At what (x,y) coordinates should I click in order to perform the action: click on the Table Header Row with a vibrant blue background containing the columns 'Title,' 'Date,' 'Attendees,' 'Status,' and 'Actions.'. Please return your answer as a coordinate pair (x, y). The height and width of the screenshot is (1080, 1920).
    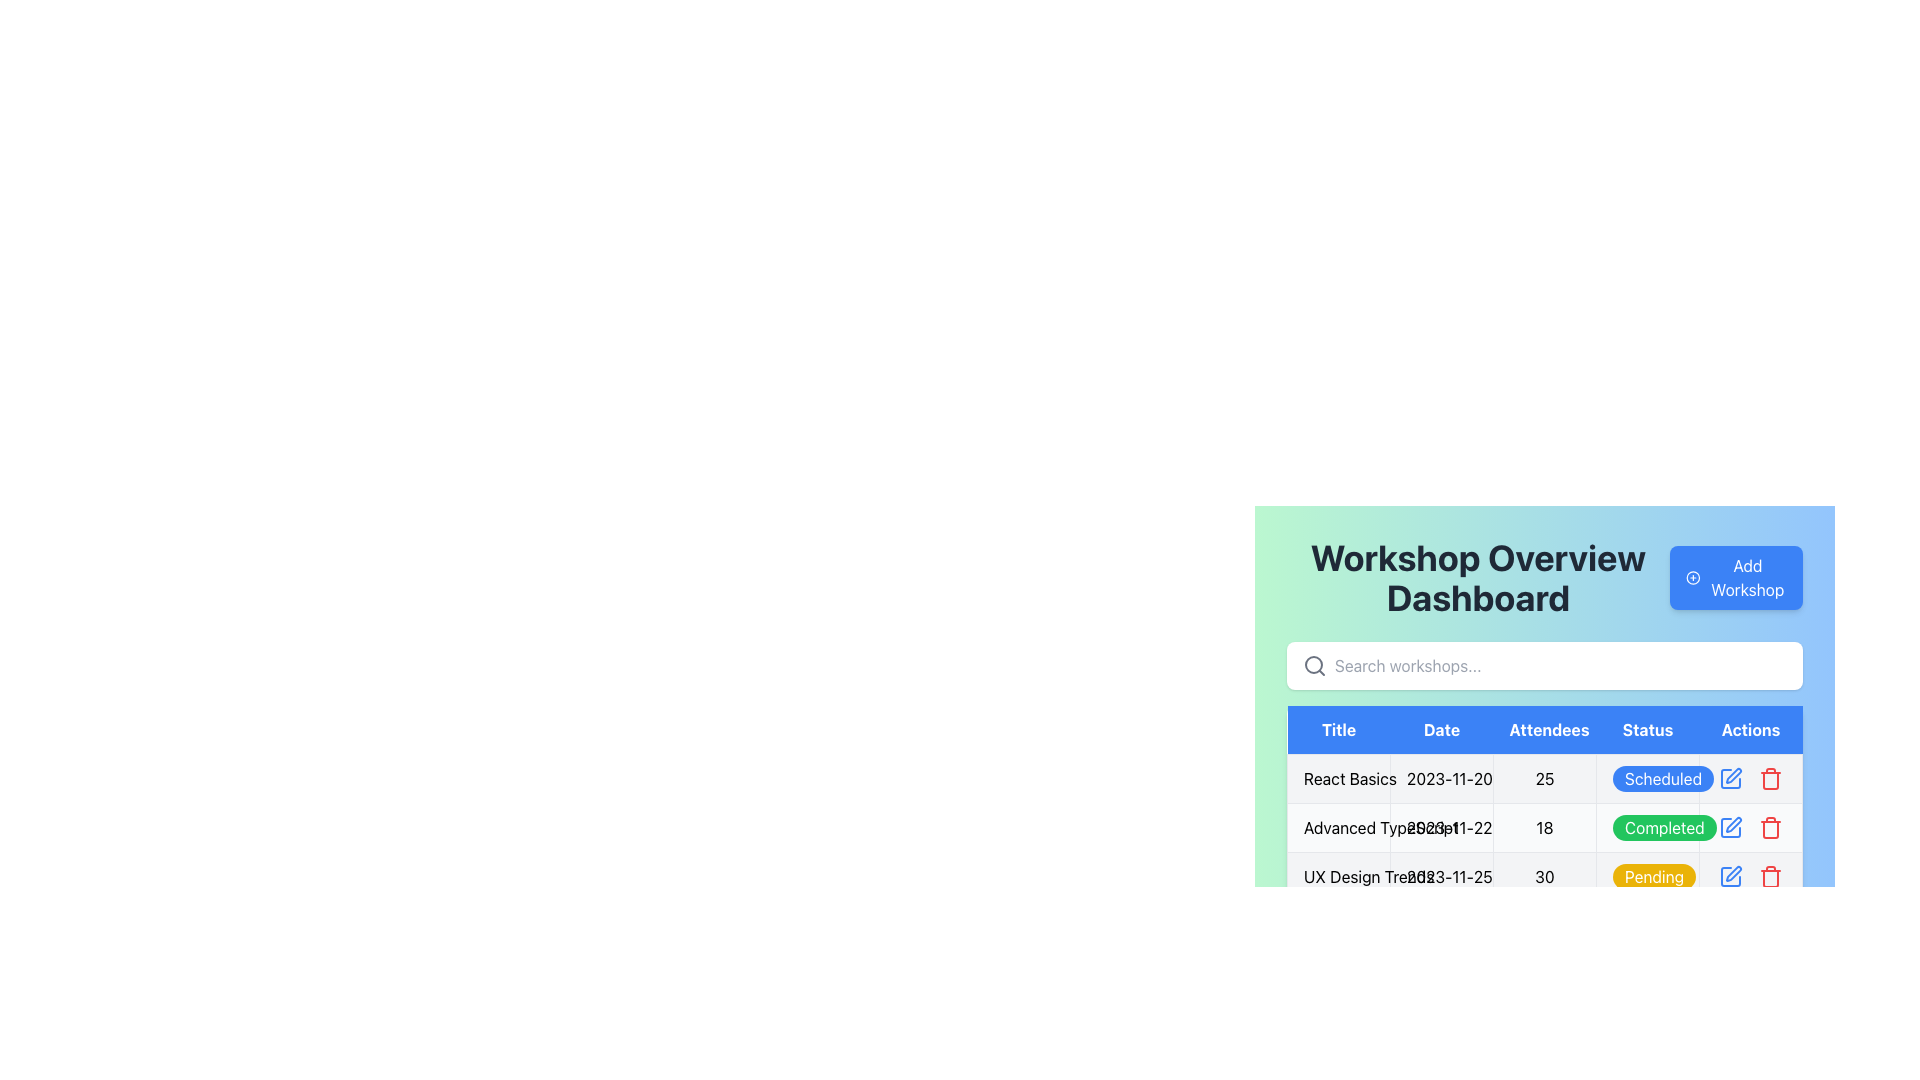
    Looking at the image, I should click on (1544, 729).